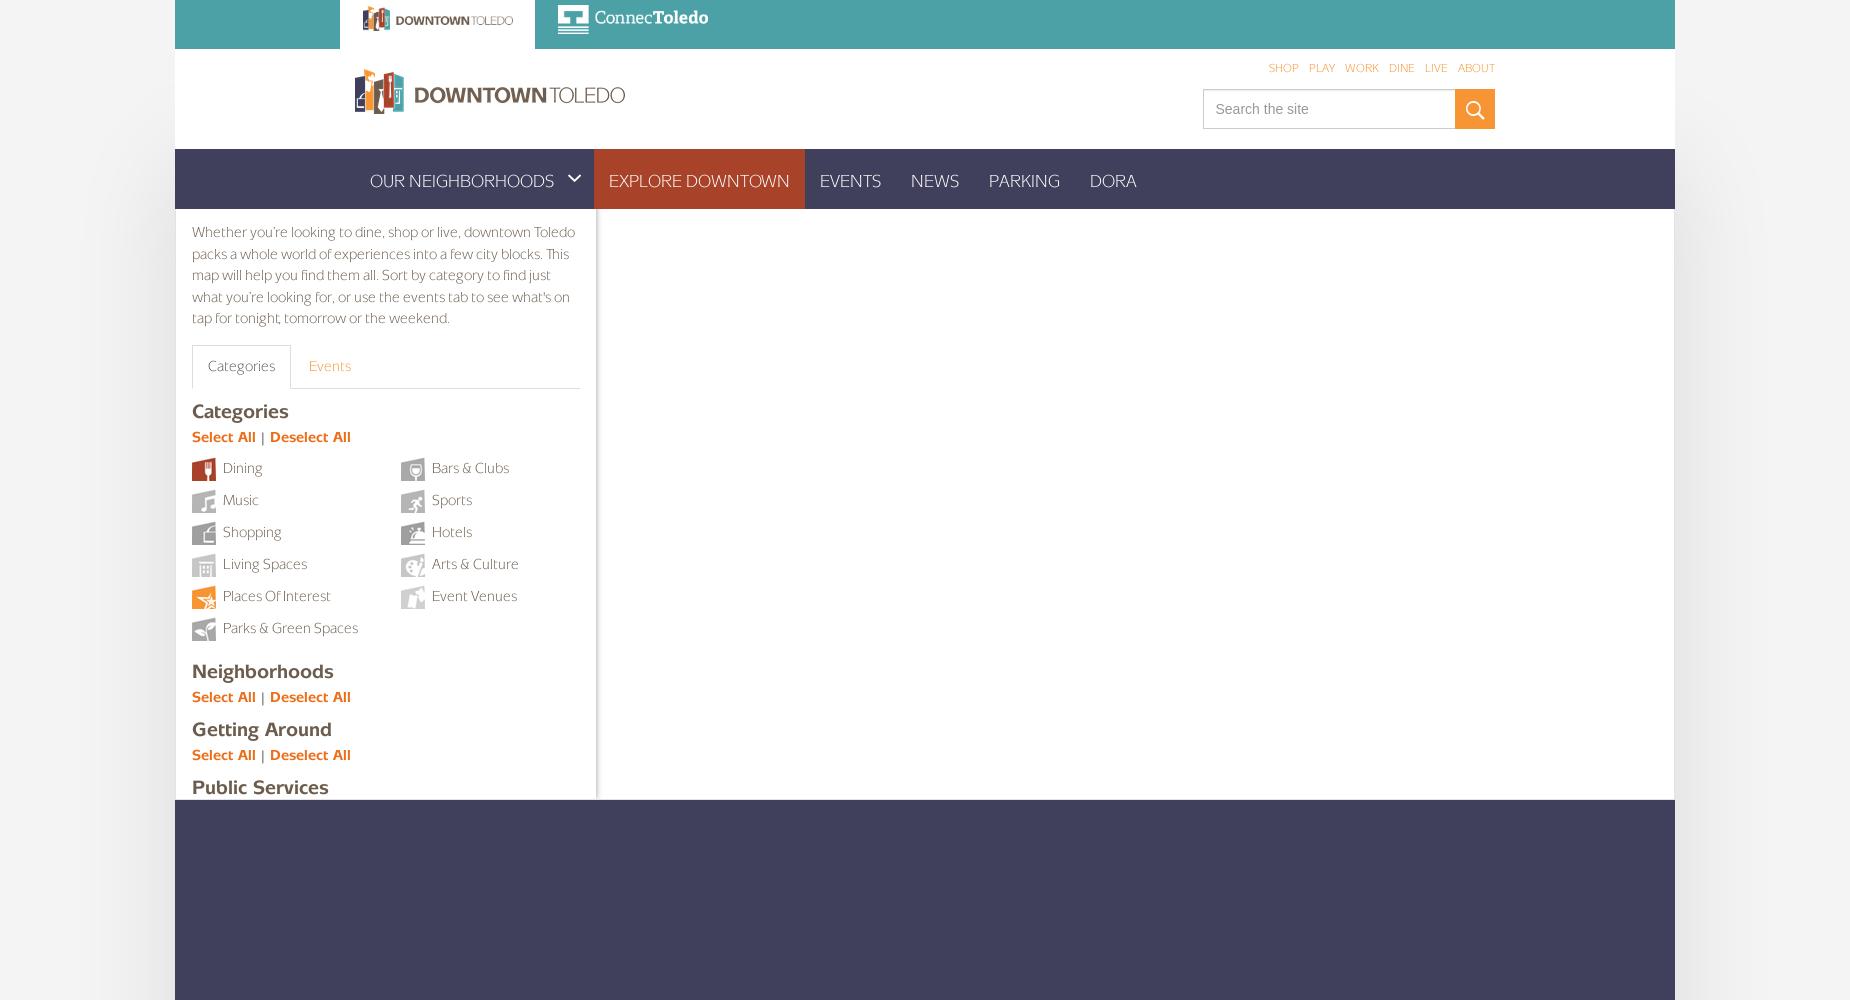  I want to click on 'Venue Title', so click(1775, 475).